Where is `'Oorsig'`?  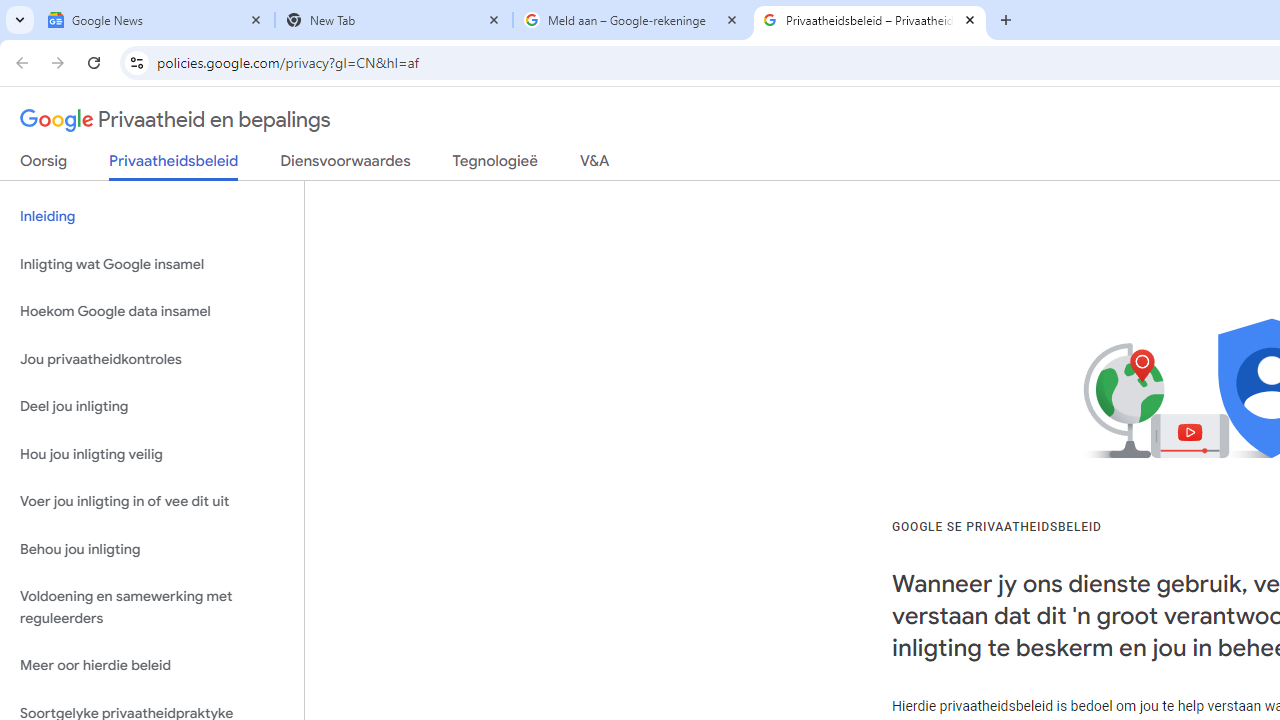 'Oorsig' is located at coordinates (44, 164).